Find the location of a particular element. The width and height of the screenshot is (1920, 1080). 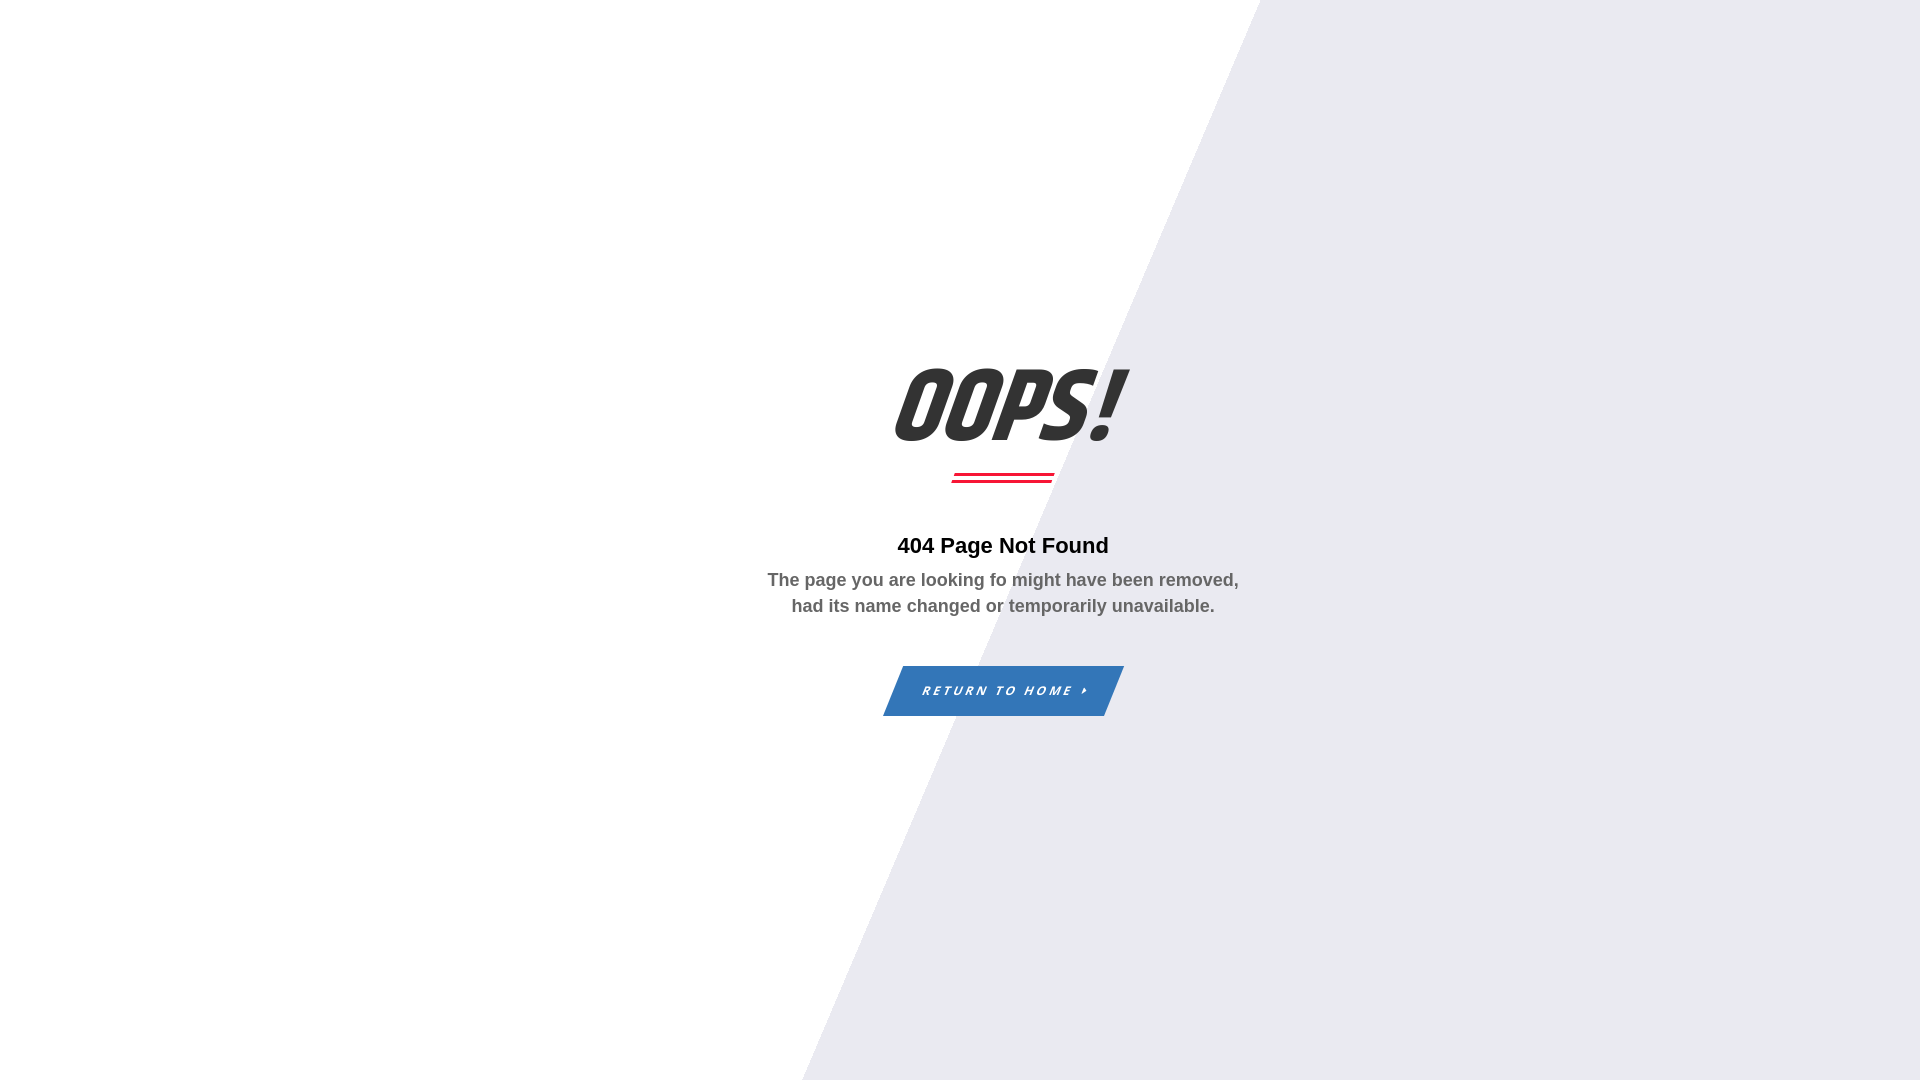

'RETURN TO HOME' is located at coordinates (992, 689).